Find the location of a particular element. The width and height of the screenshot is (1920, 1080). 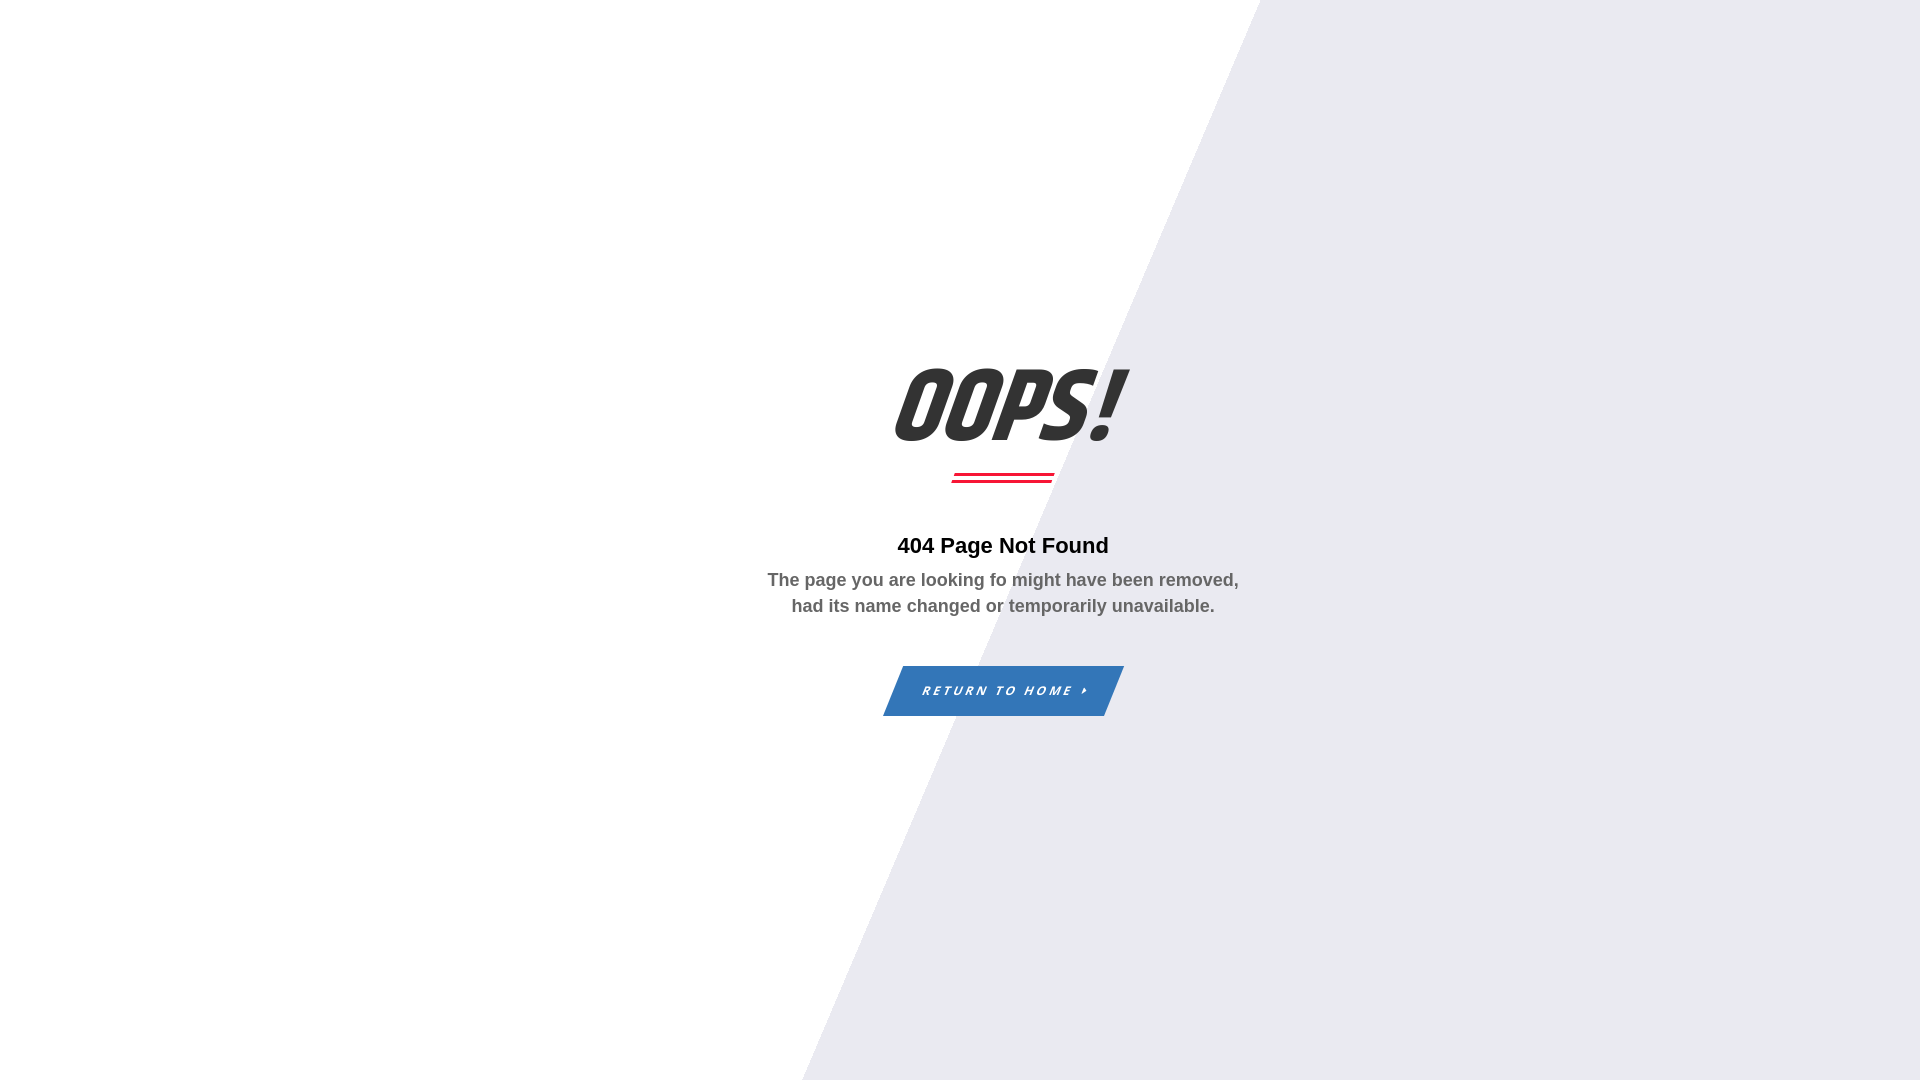

'RETURN TO HOME' is located at coordinates (992, 689).